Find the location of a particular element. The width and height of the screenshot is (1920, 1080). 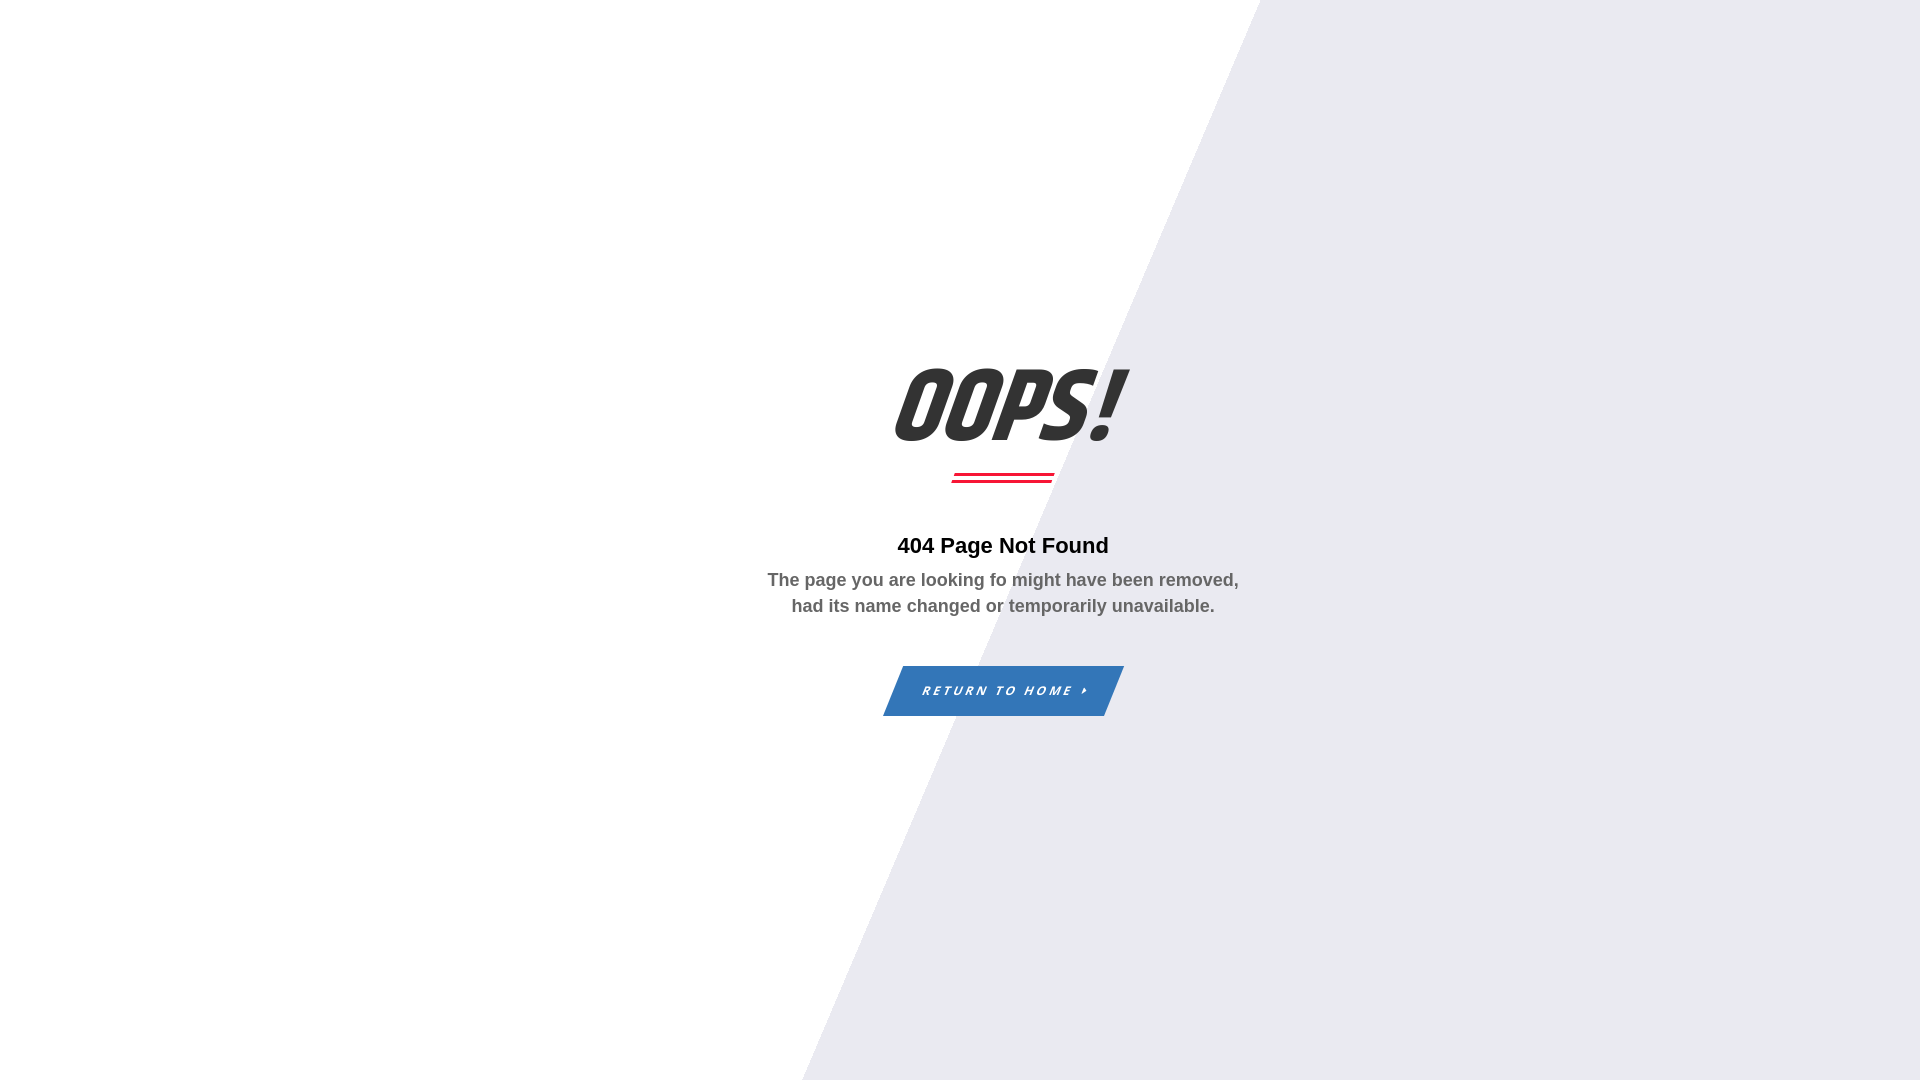

'RETURN TO HOME' is located at coordinates (992, 689).